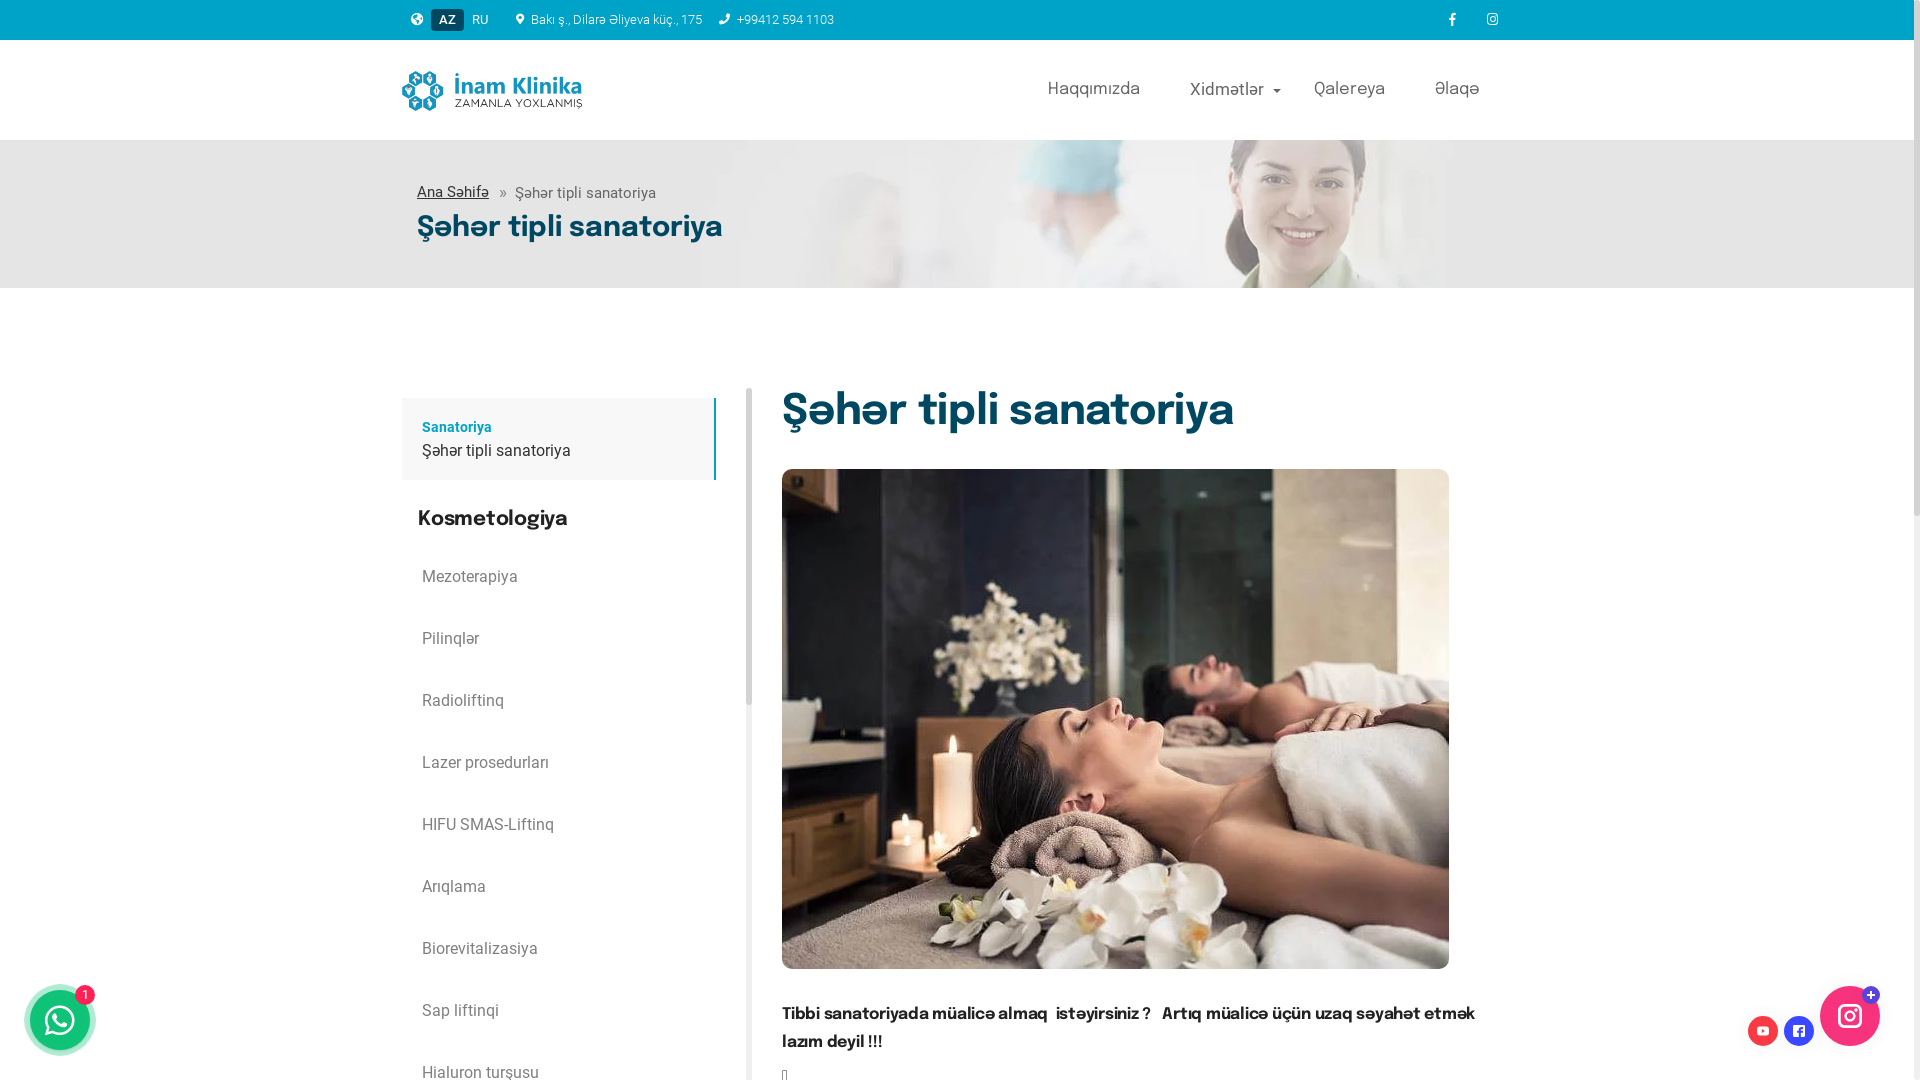 The width and height of the screenshot is (1920, 1080). I want to click on 'Qalereya', so click(1356, 88).